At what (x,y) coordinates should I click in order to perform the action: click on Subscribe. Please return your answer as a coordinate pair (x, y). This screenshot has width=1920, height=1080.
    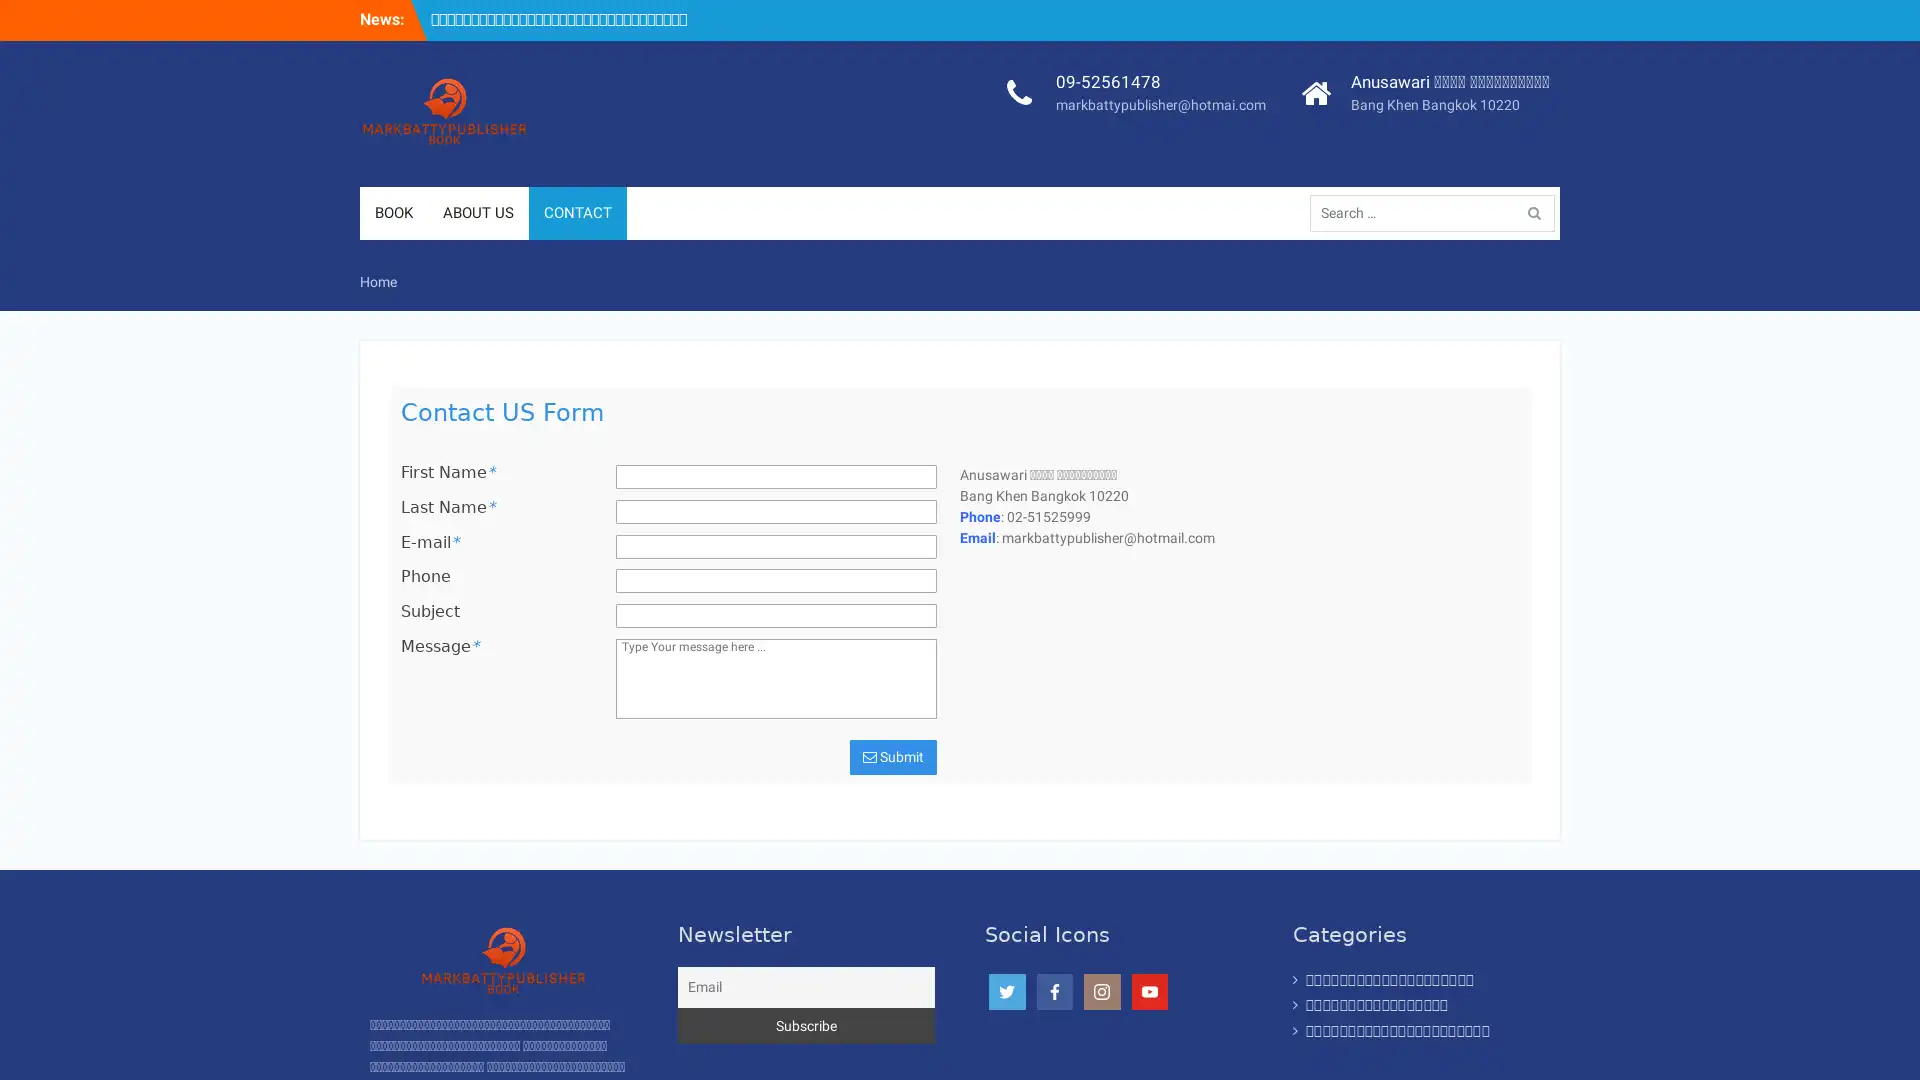
    Looking at the image, I should click on (806, 1025).